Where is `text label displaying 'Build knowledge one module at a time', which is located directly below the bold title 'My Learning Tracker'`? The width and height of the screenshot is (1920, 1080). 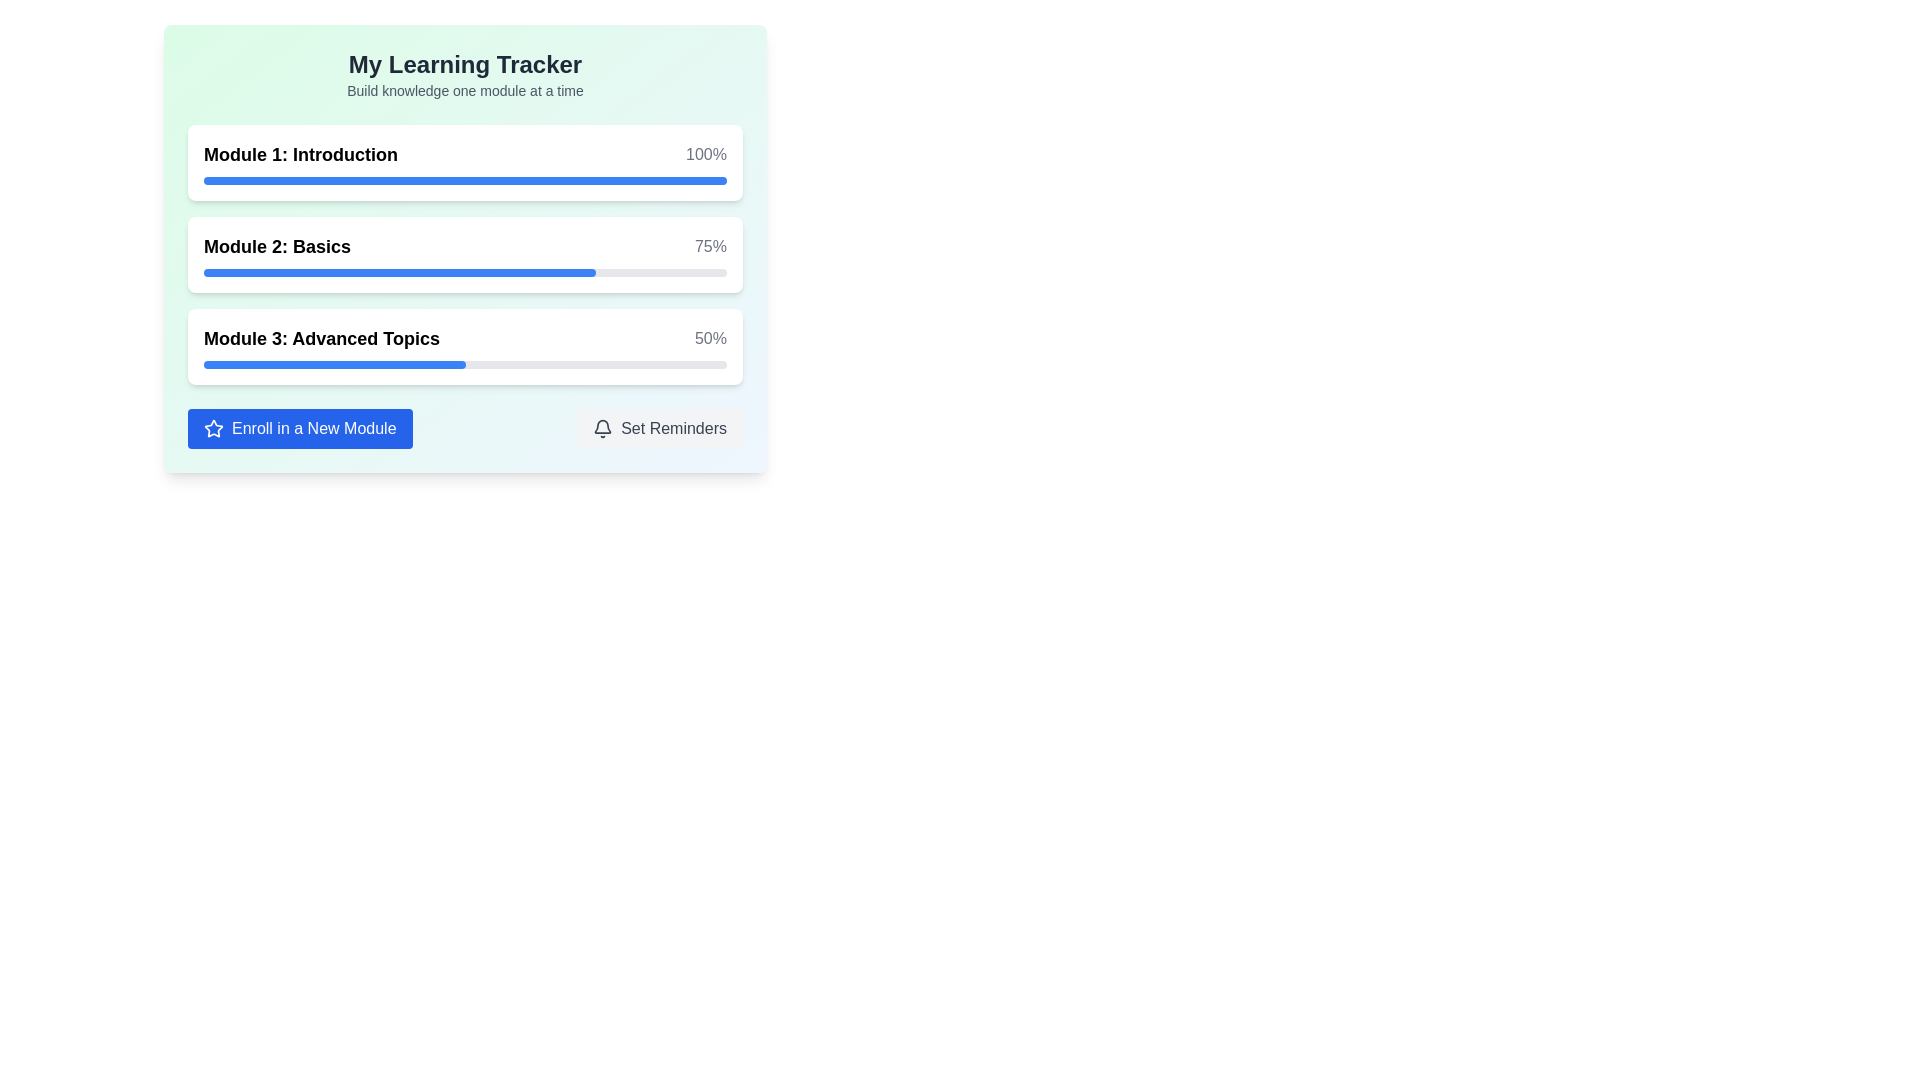
text label displaying 'Build knowledge one module at a time', which is located directly below the bold title 'My Learning Tracker' is located at coordinates (464, 91).